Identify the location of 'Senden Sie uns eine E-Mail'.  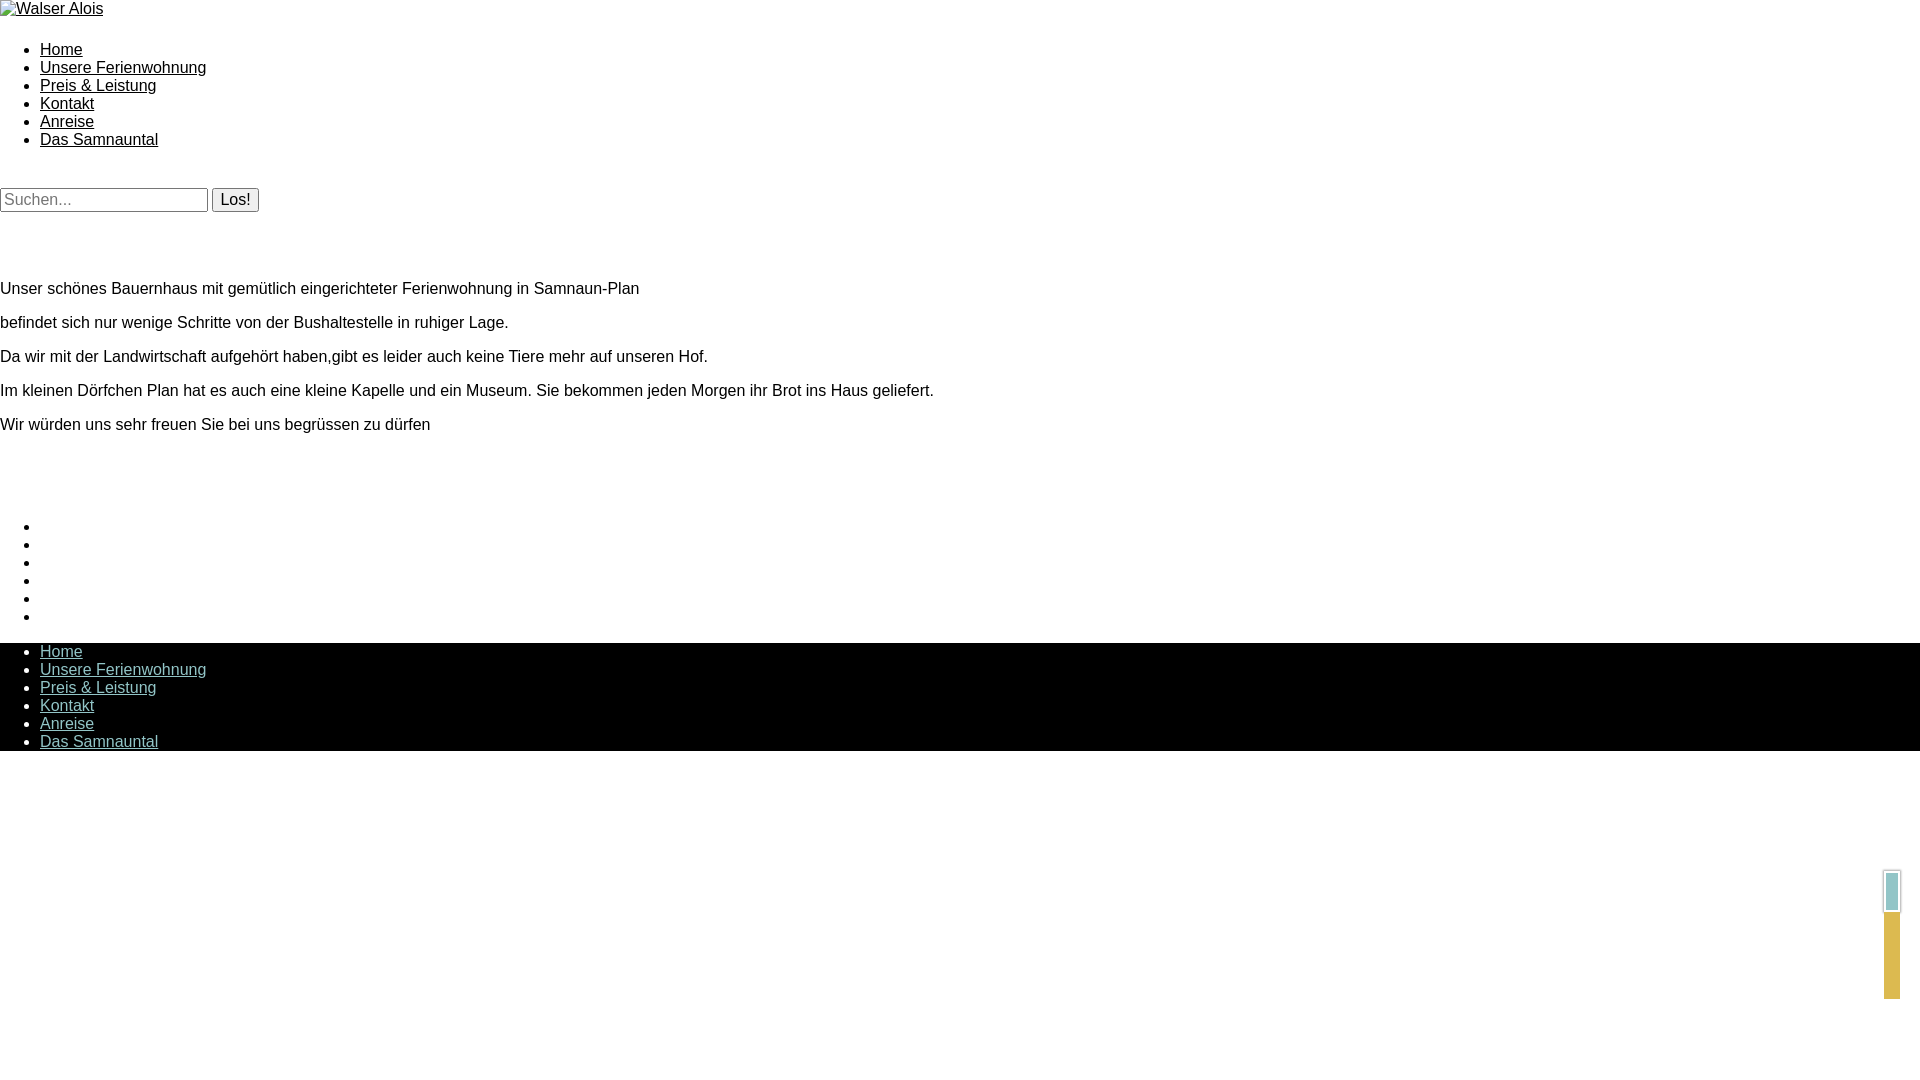
(1882, 983).